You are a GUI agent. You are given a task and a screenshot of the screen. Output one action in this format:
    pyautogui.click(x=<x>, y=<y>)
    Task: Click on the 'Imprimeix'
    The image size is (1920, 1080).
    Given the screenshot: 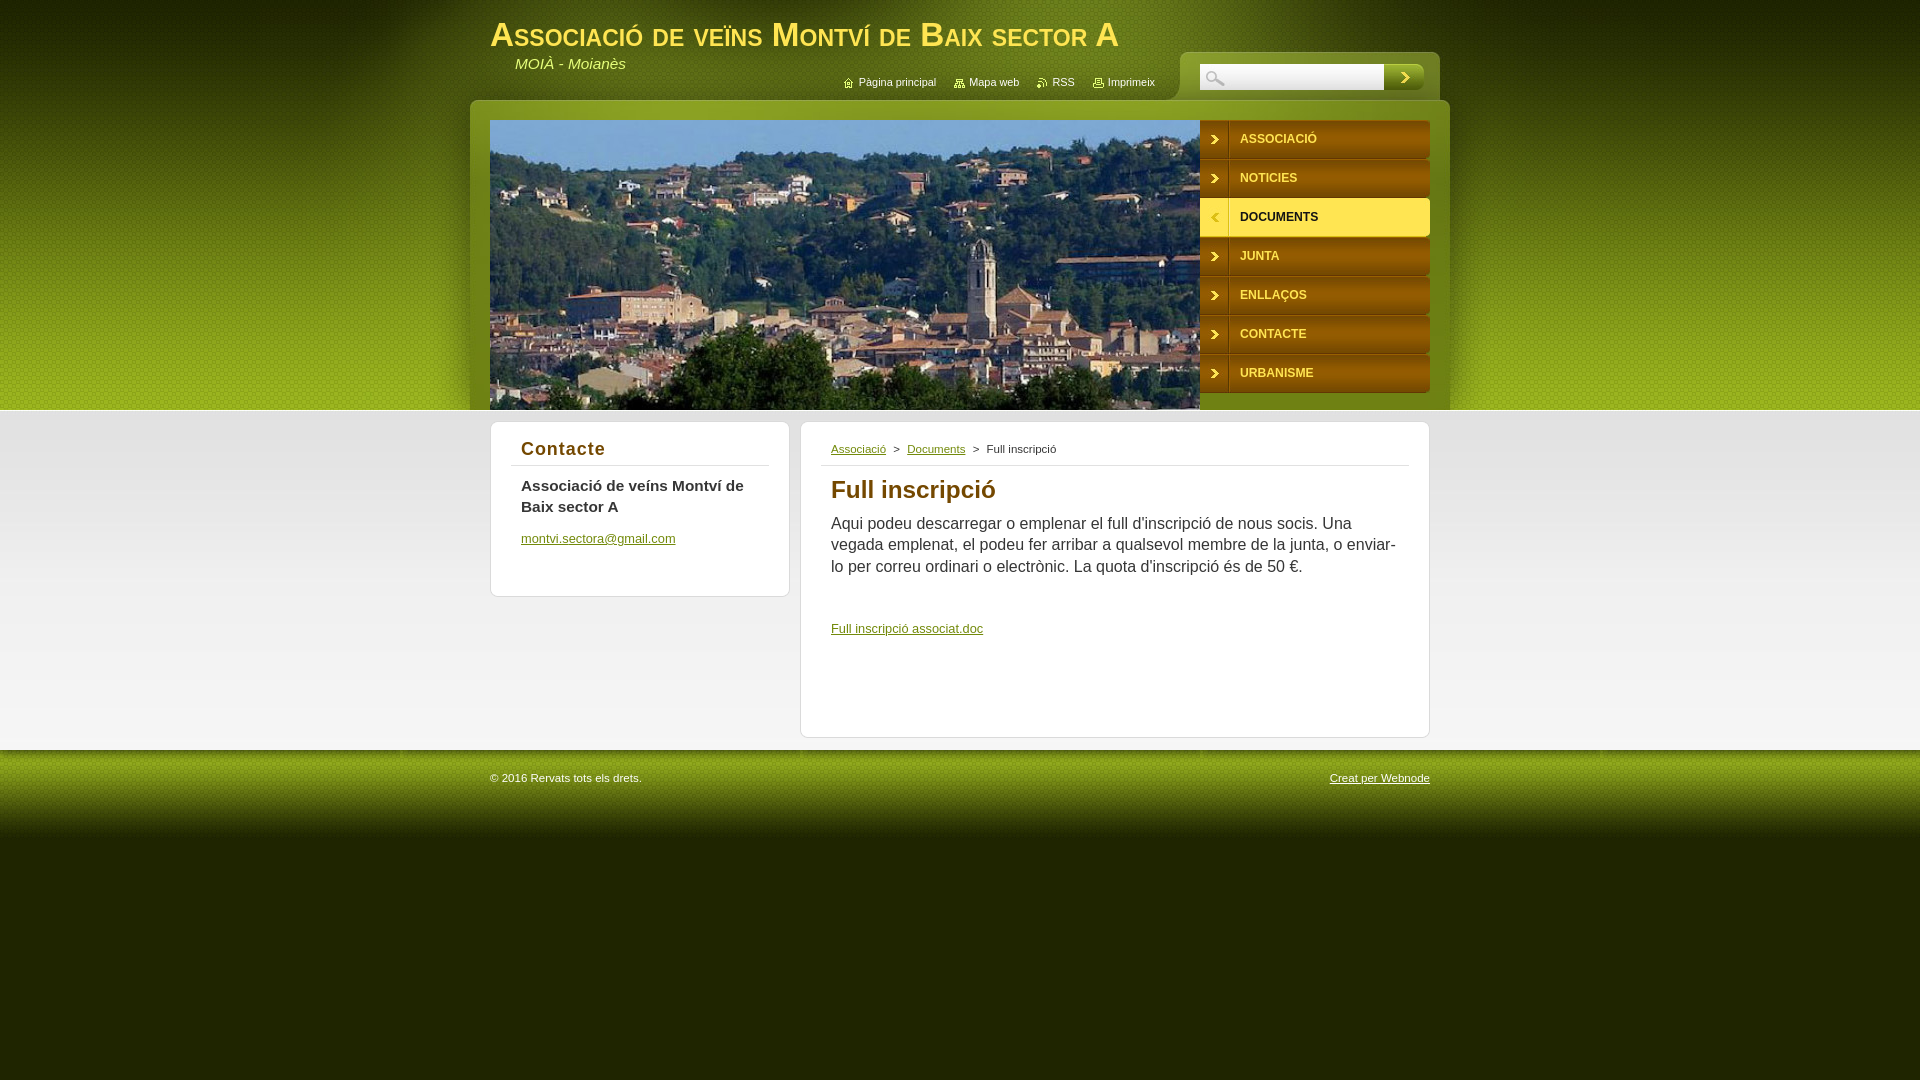 What is the action you would take?
    pyautogui.click(x=1123, y=80)
    